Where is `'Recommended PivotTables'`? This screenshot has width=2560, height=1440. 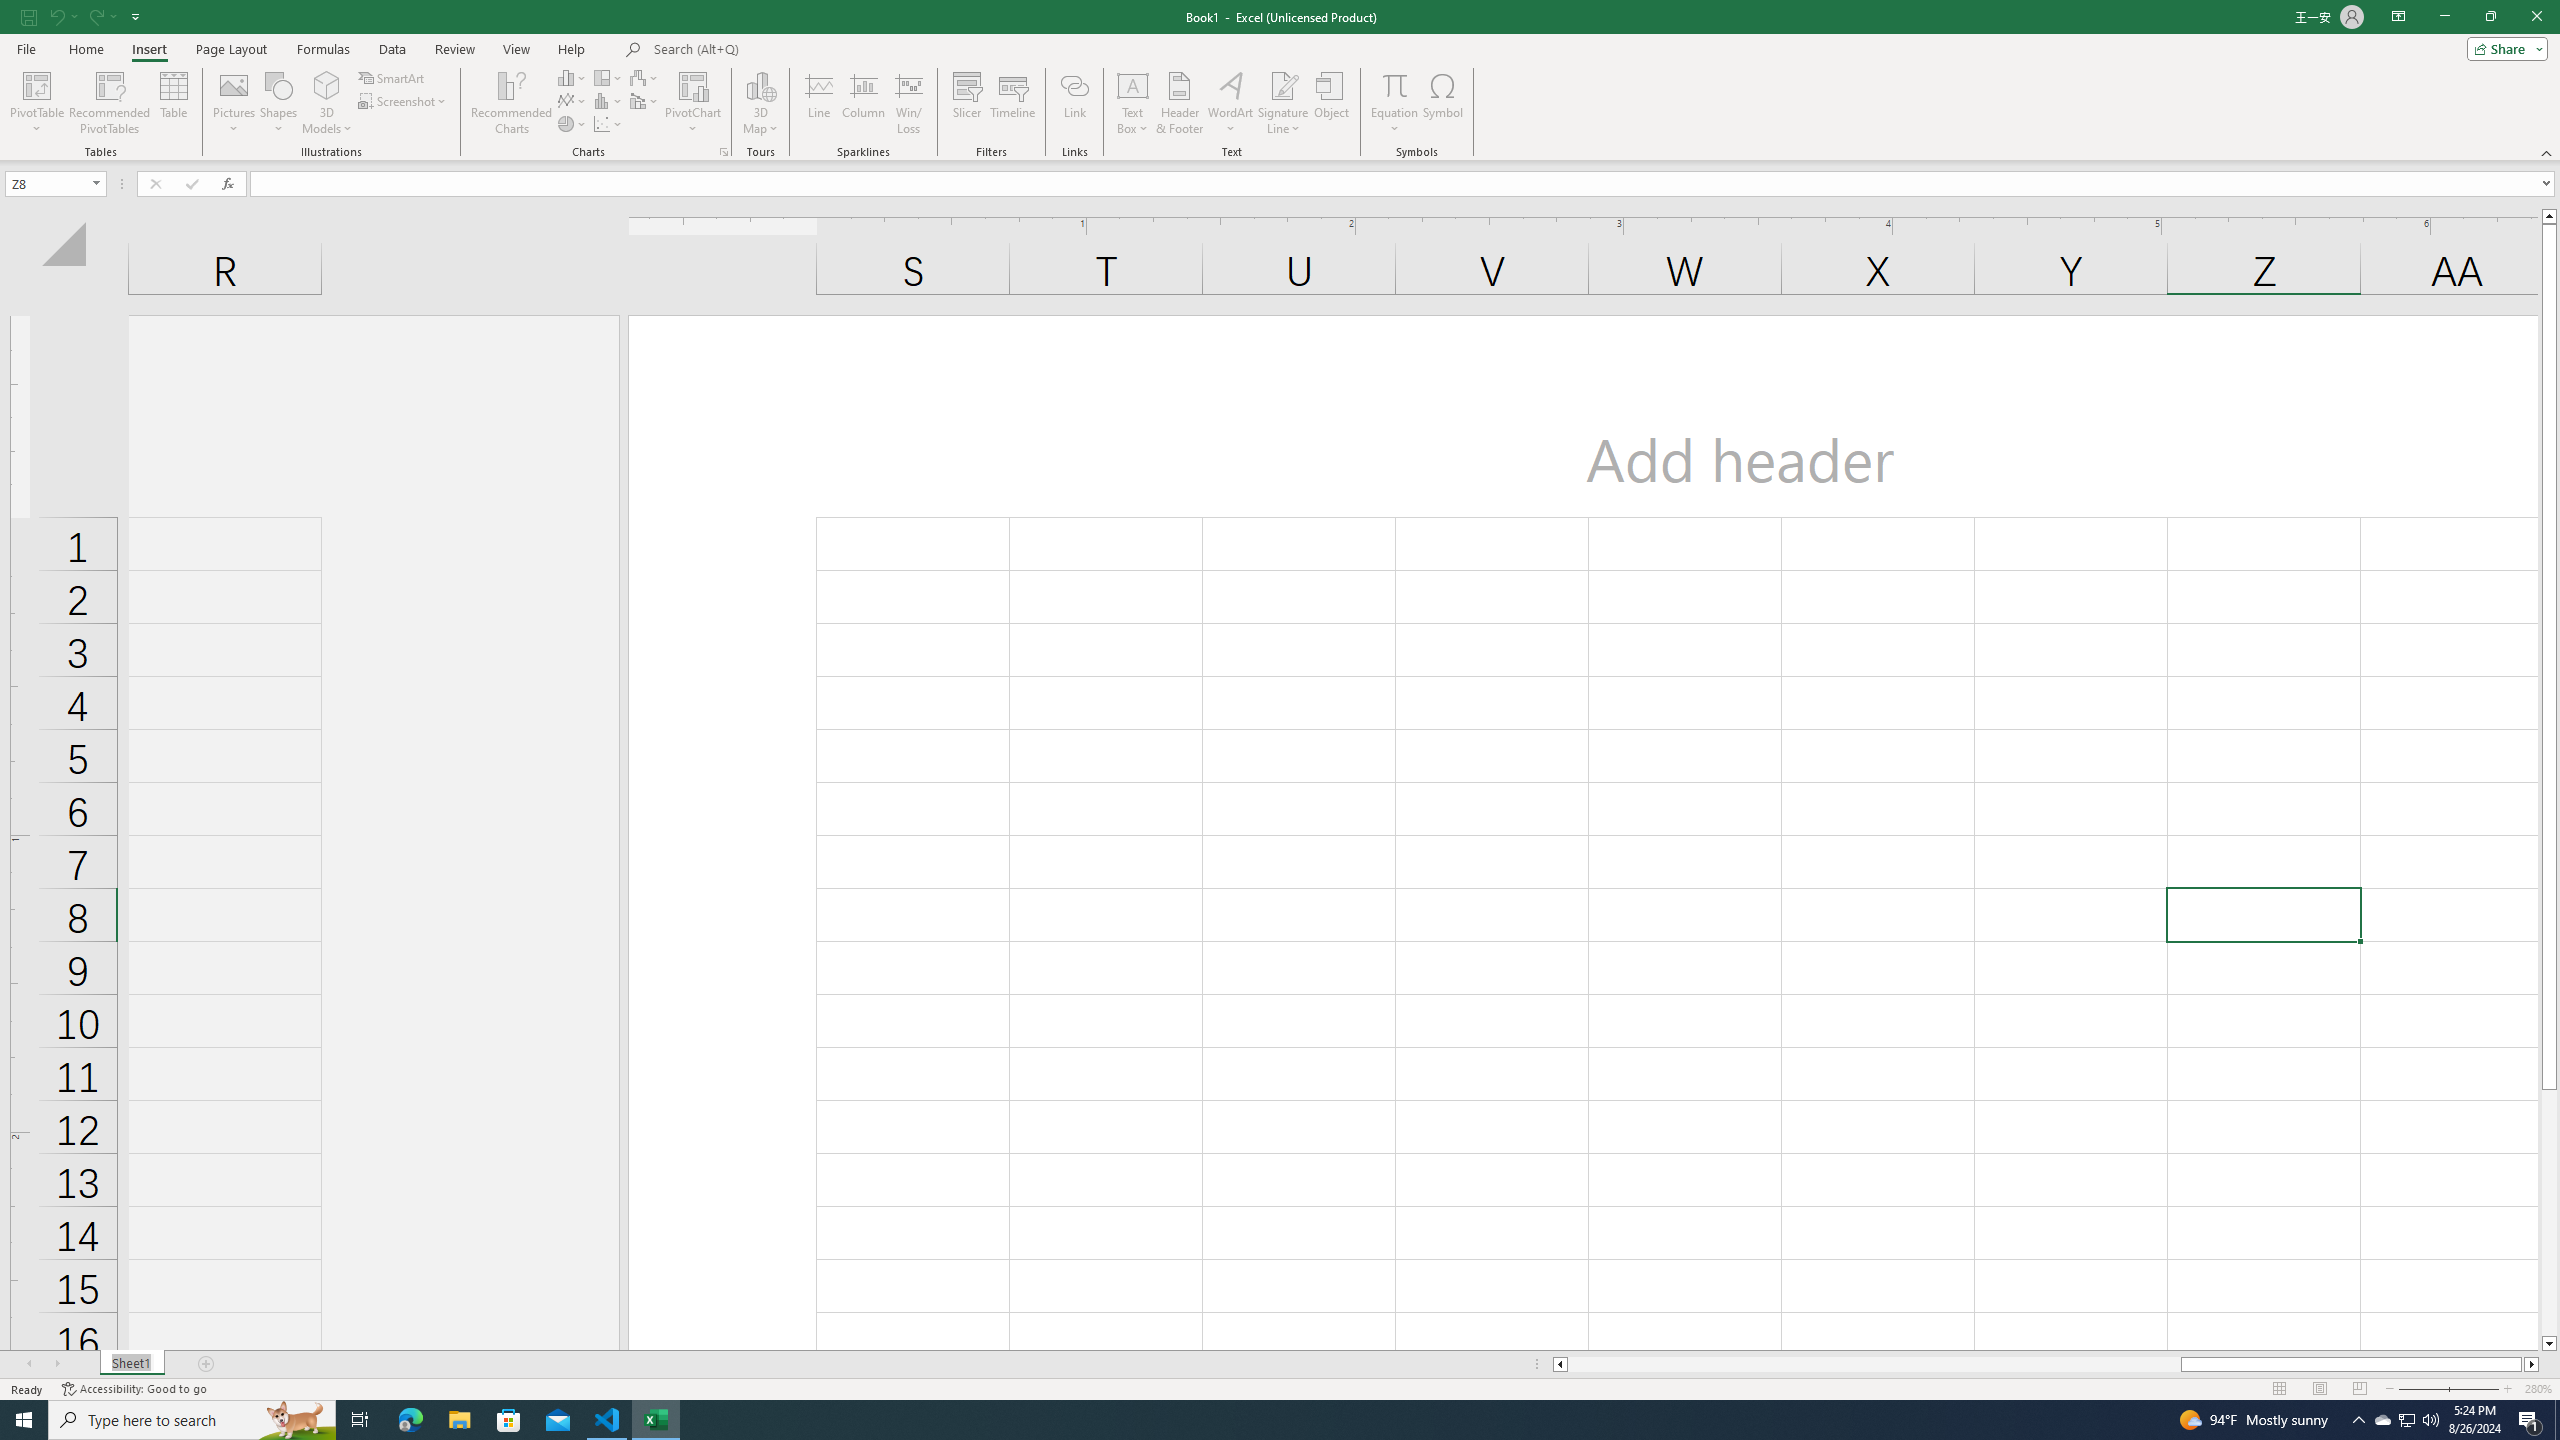 'Recommended PivotTables' is located at coordinates (110, 103).